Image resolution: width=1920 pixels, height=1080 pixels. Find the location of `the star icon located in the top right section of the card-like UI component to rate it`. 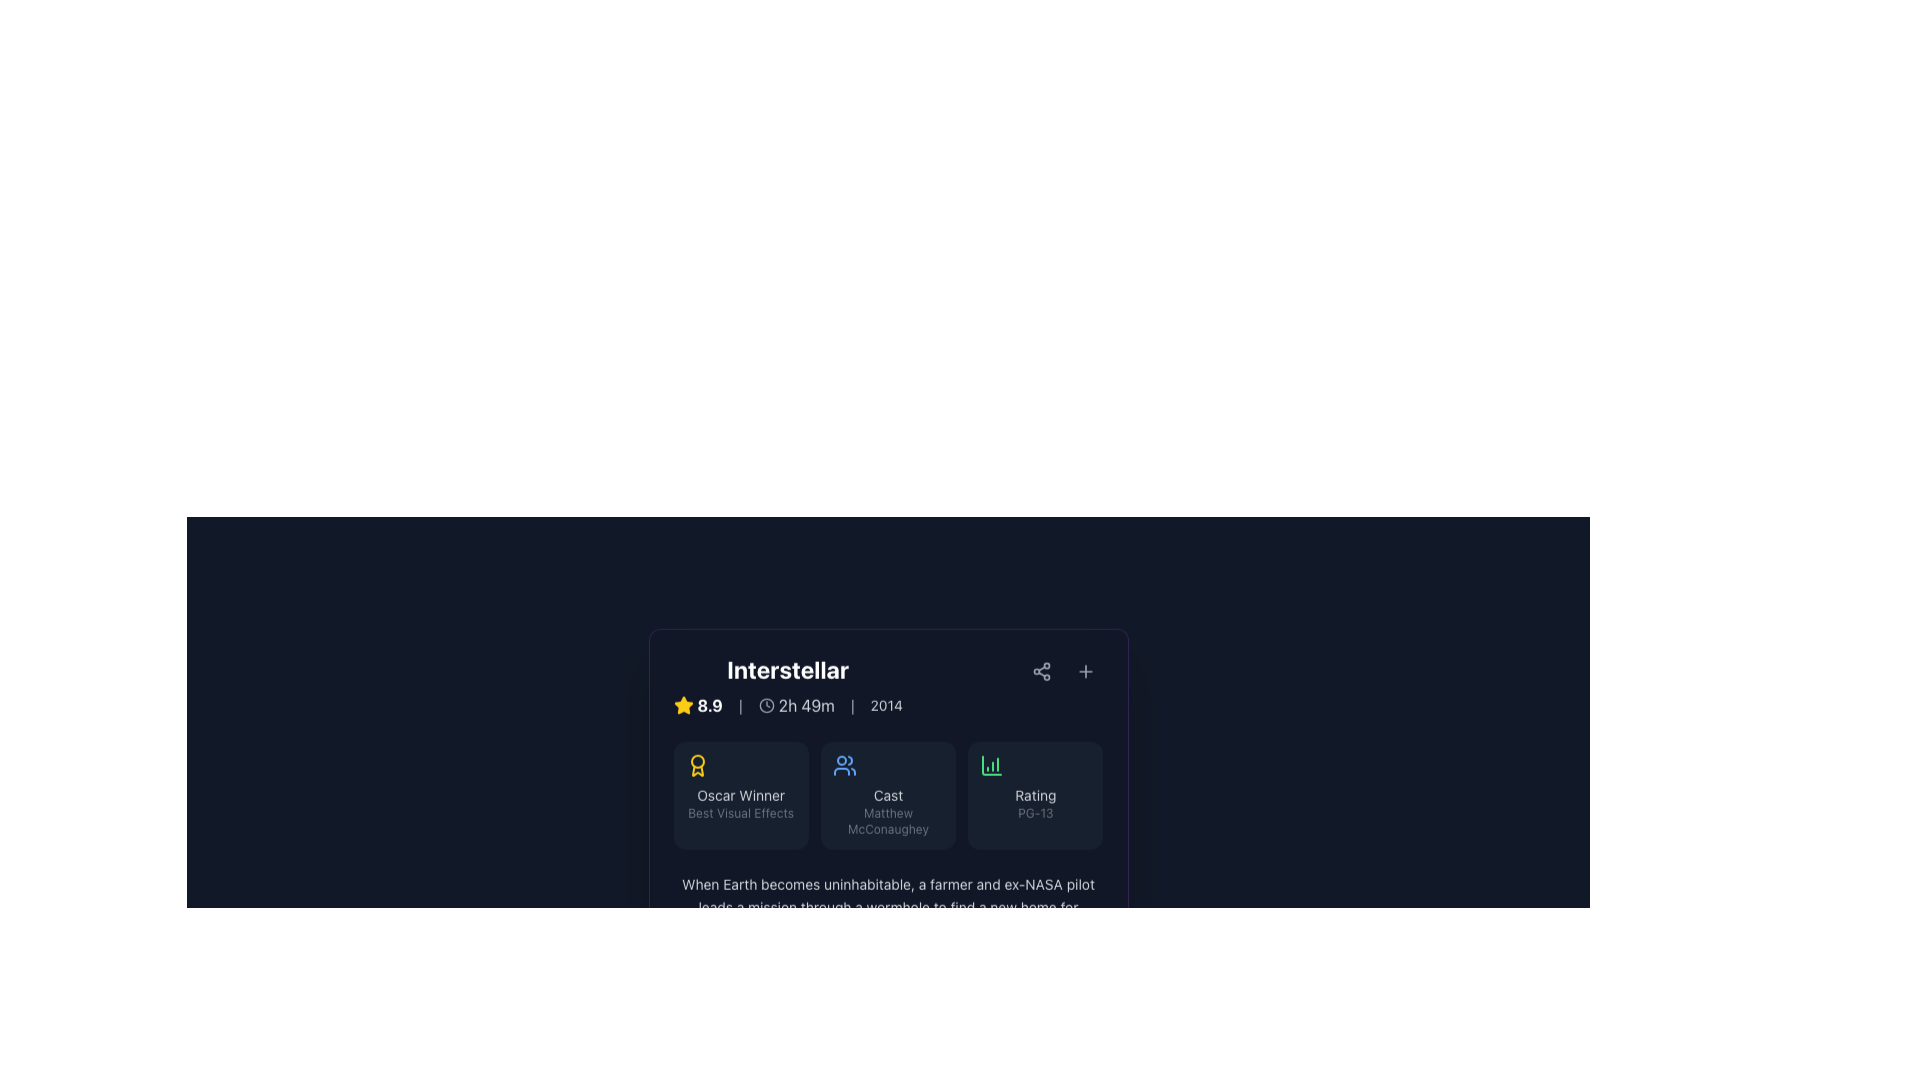

the star icon located in the top right section of the card-like UI component to rate it is located at coordinates (683, 704).